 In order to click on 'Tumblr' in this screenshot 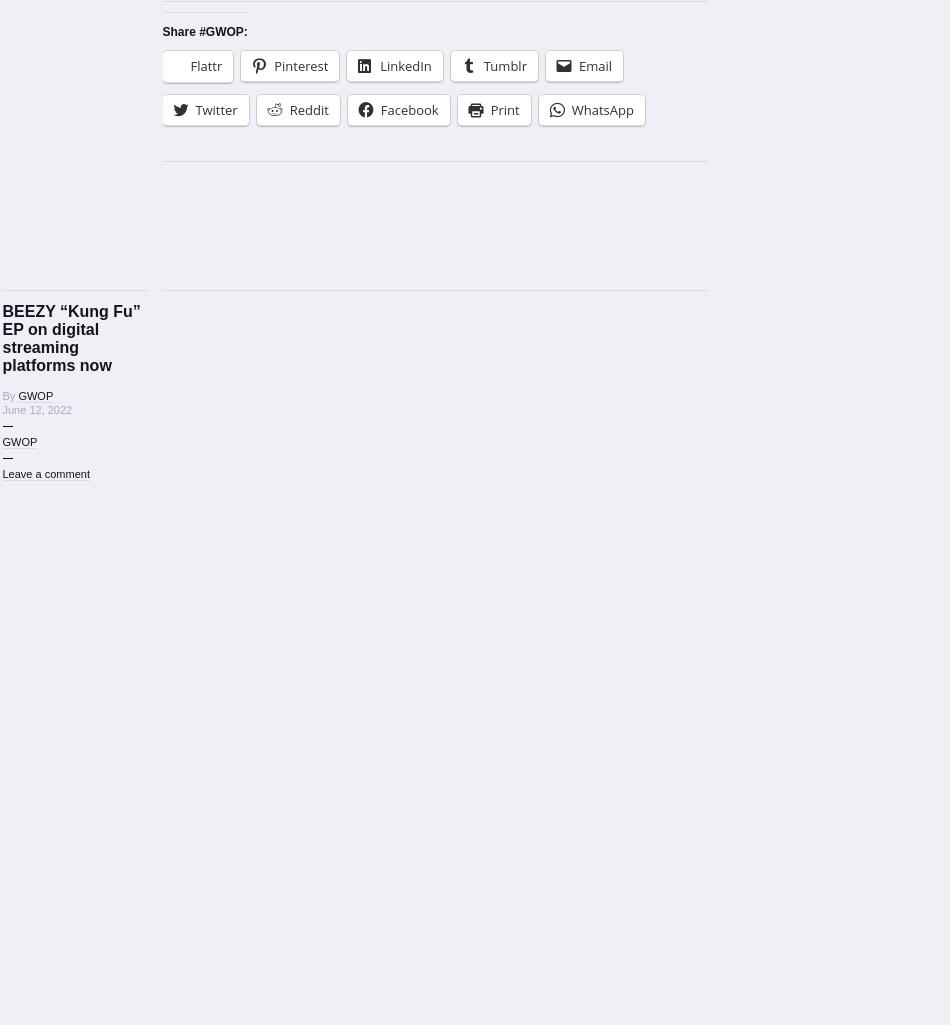, I will do `click(504, 65)`.